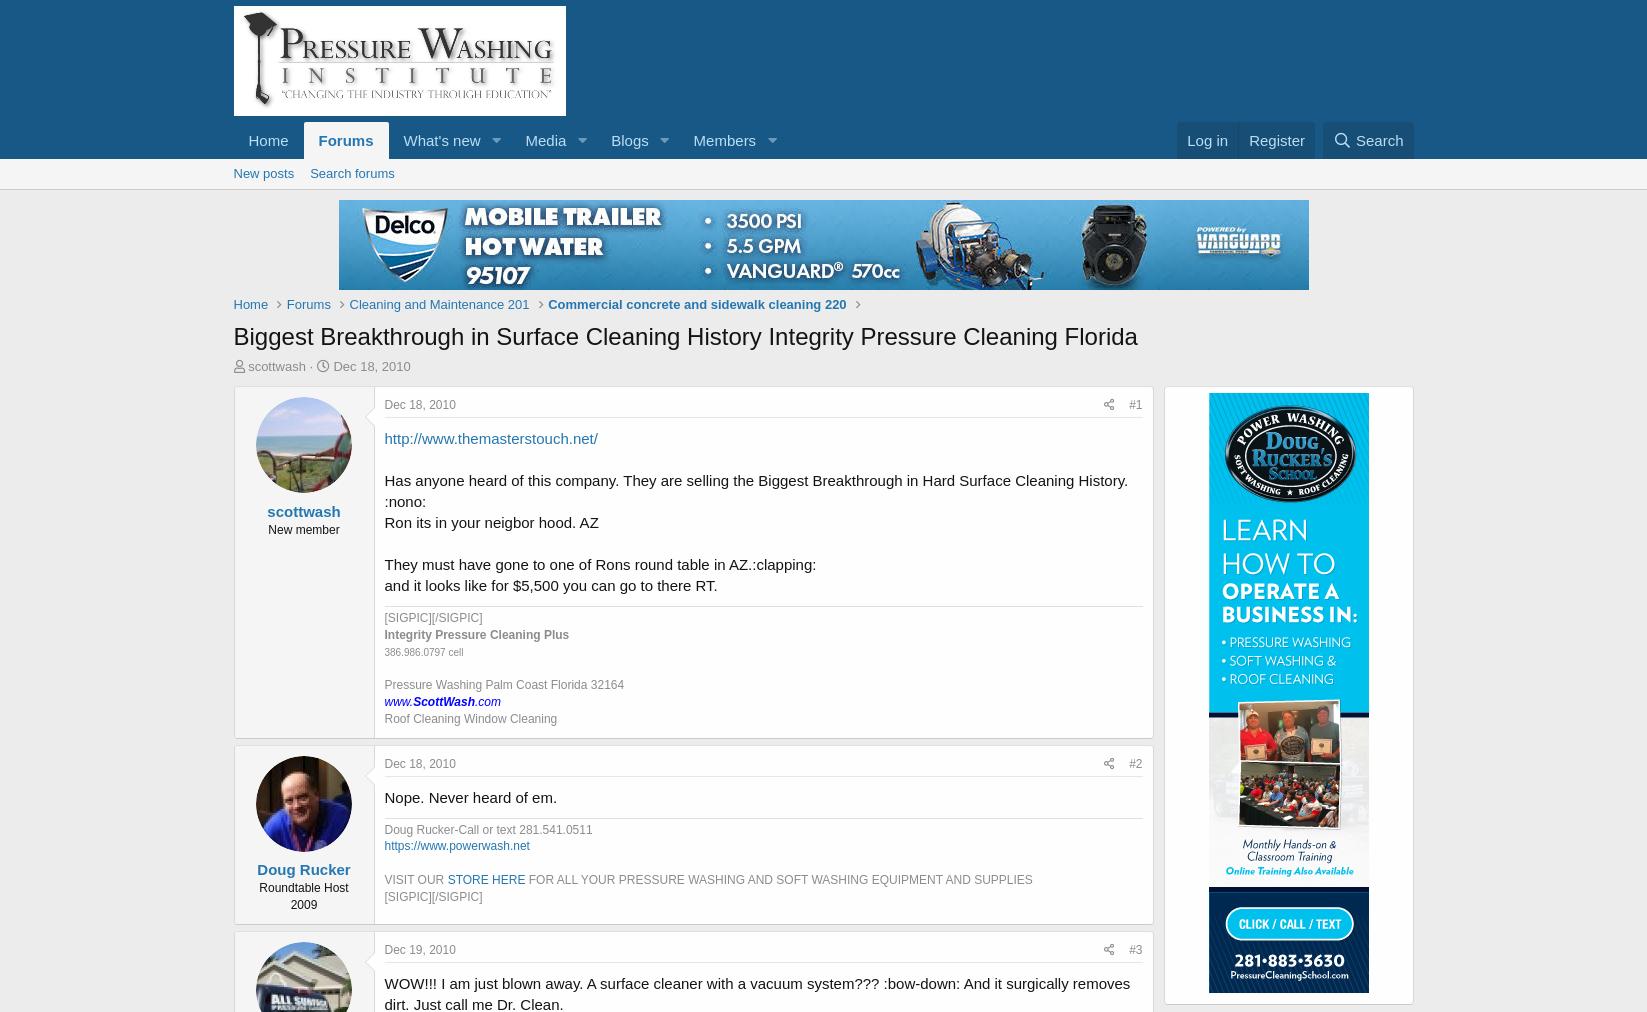 This screenshot has height=1012, width=1647. I want to click on 'Search', so click(1354, 140).